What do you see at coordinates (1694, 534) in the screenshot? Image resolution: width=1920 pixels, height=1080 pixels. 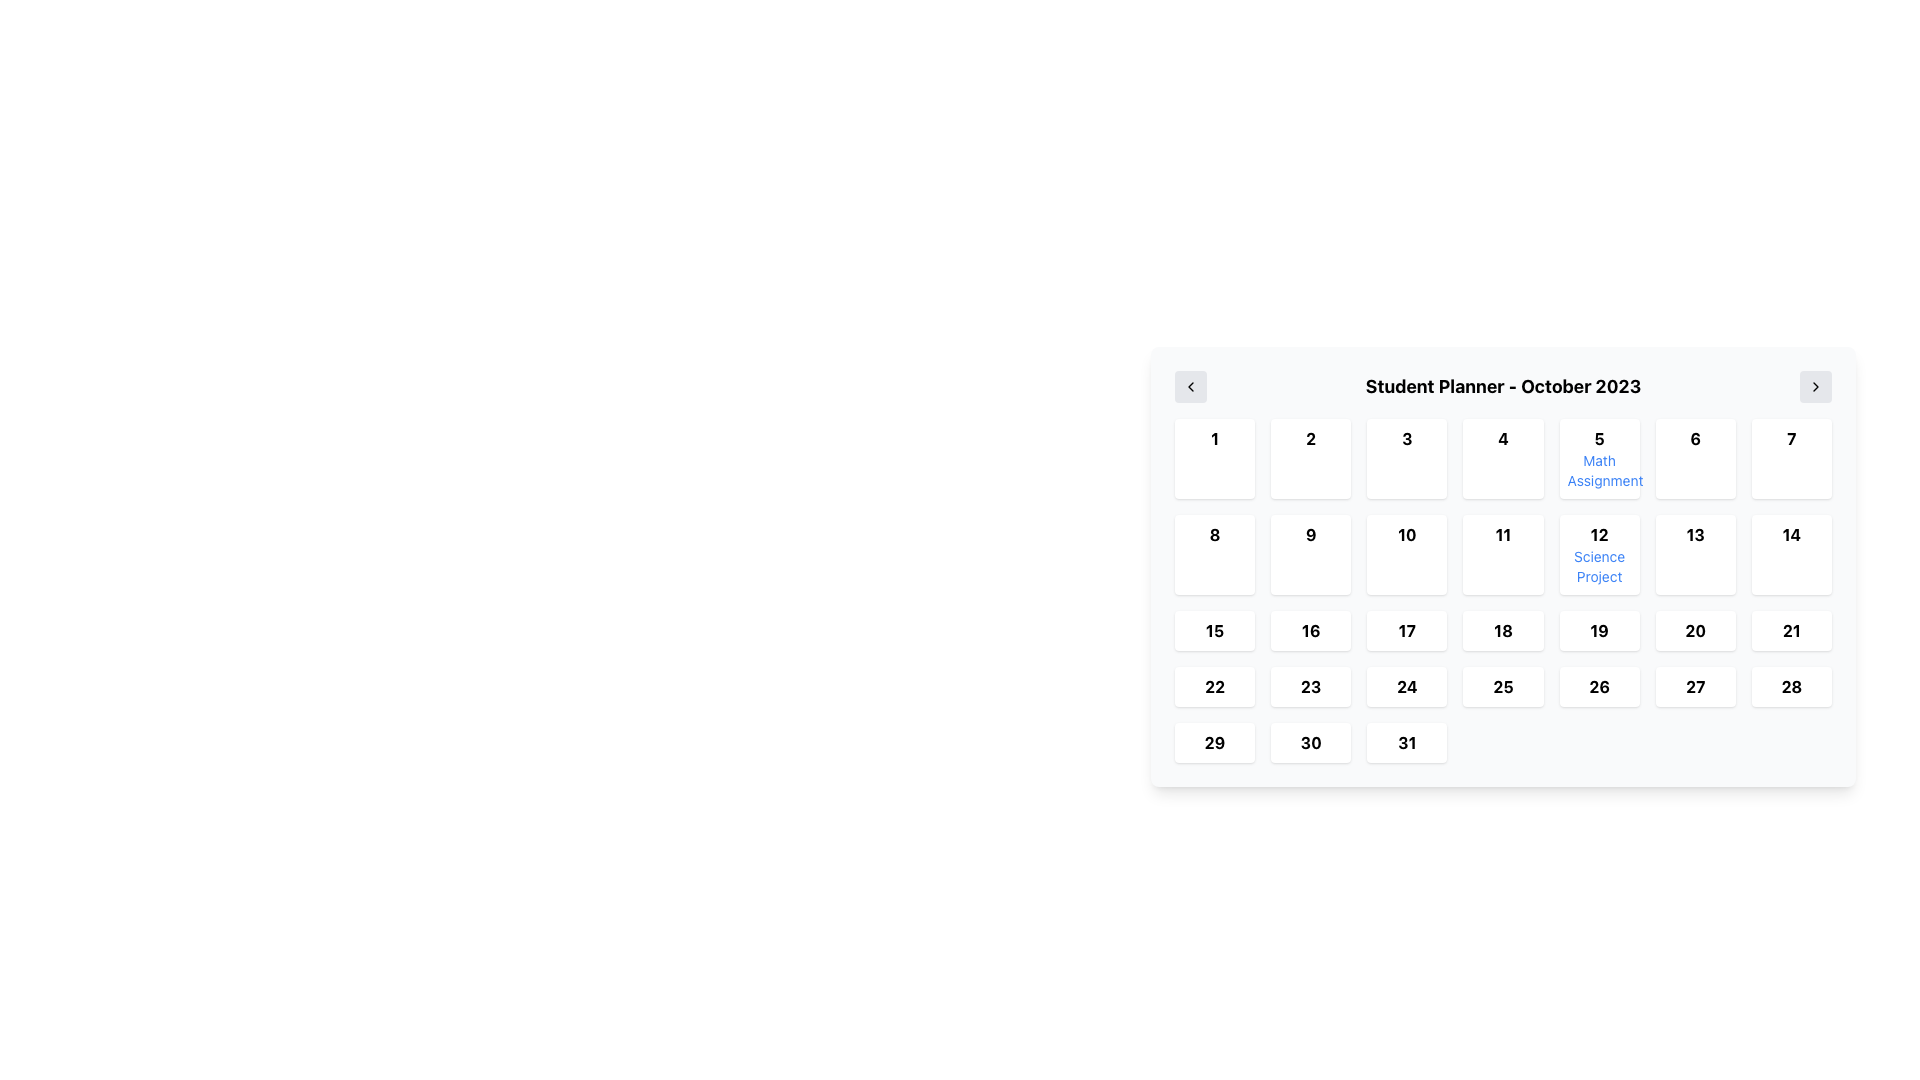 I see `date value displayed for October 13 in the calendar grid, which is positioned in the fifth row and corresponding column of the calendar for October 2023` at bounding box center [1694, 534].